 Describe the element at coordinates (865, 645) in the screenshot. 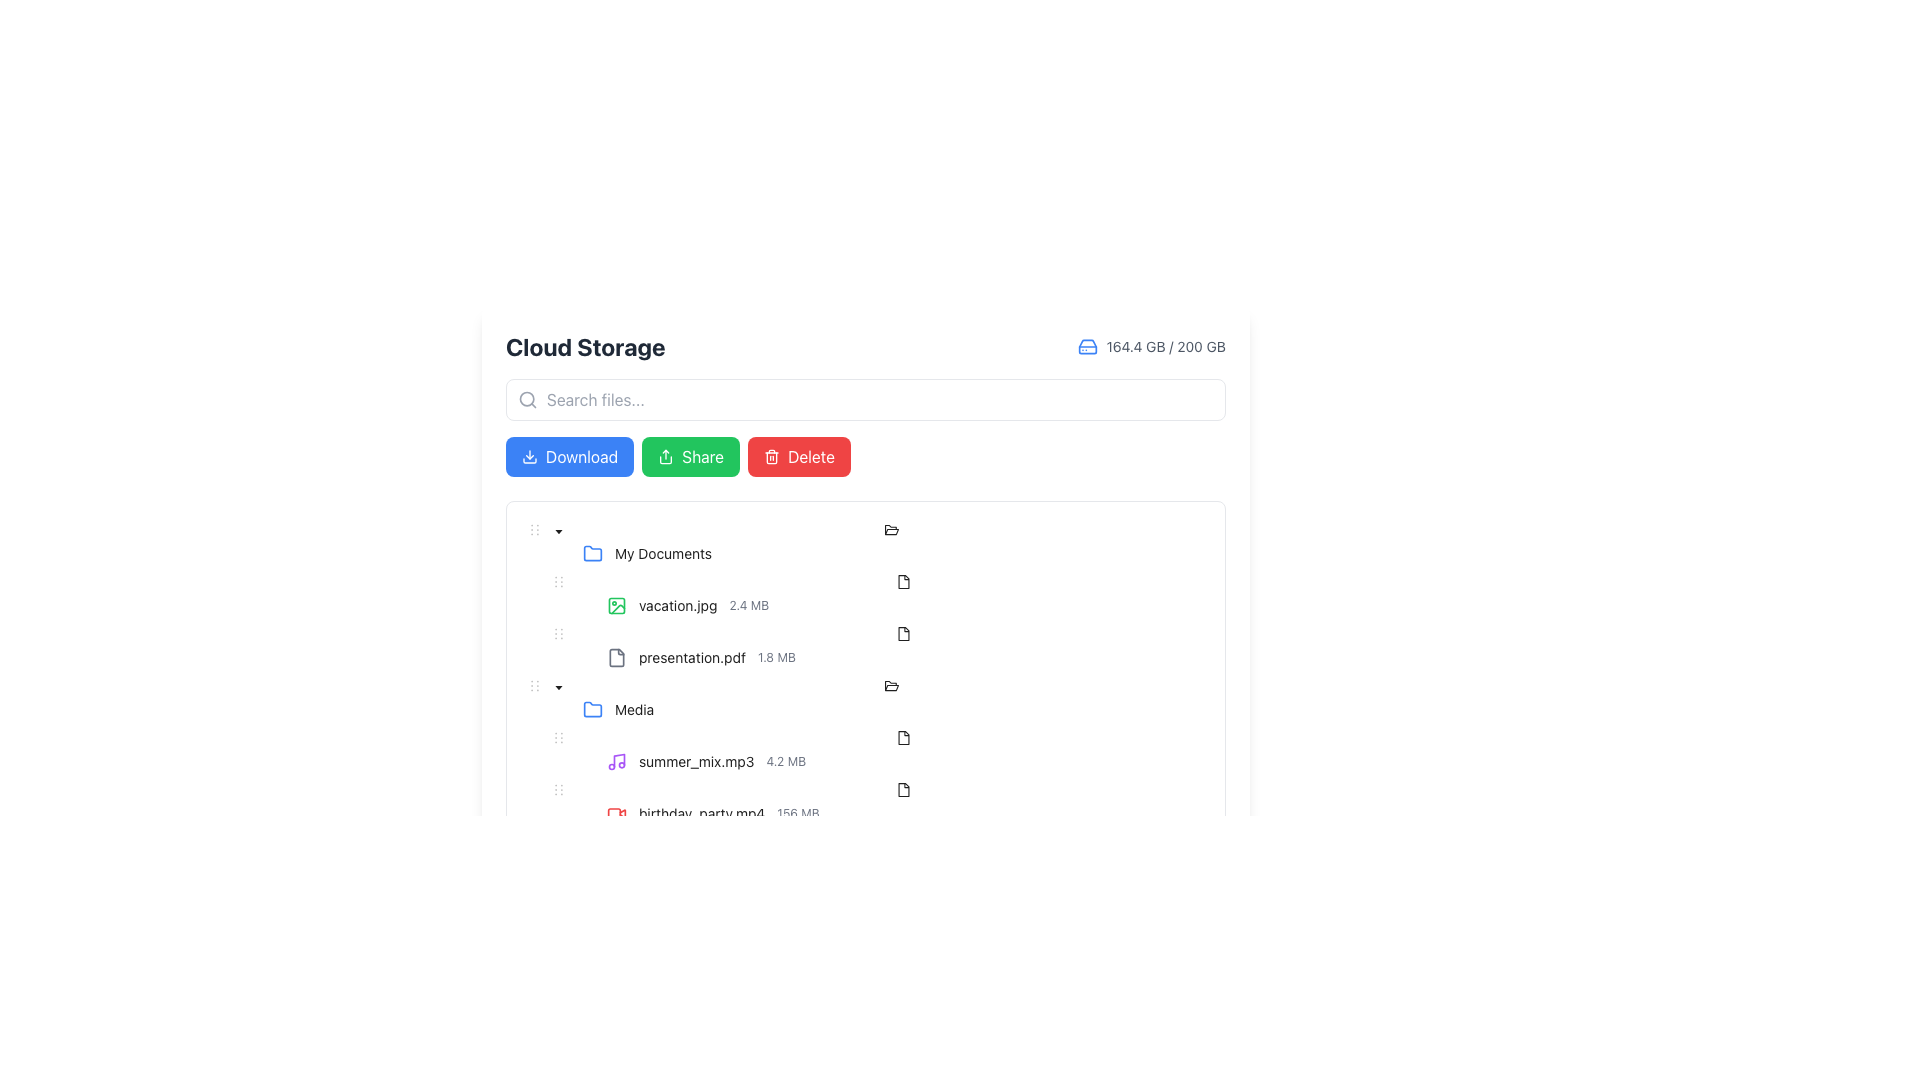

I see `the file entry titled 'presentation.pdf' from the 'My Documents' section` at that location.